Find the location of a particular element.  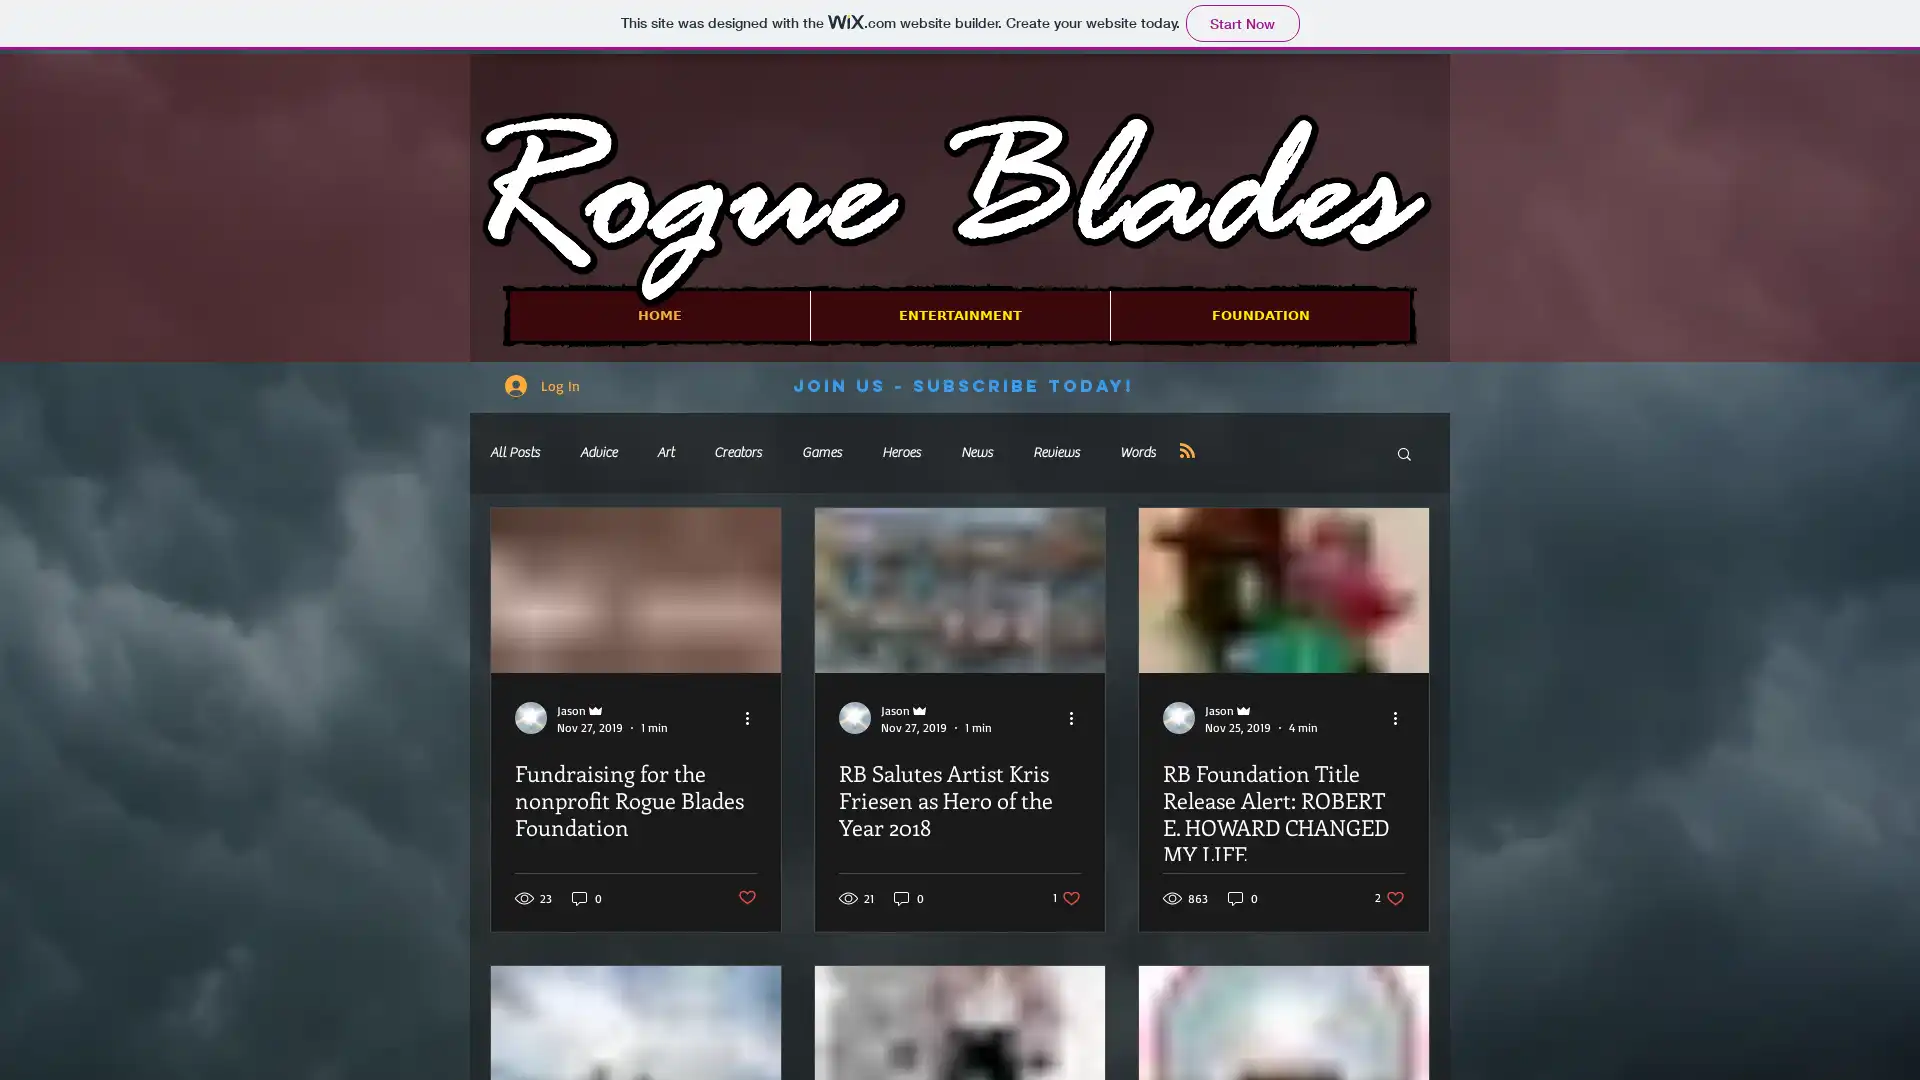

Games is located at coordinates (821, 452).